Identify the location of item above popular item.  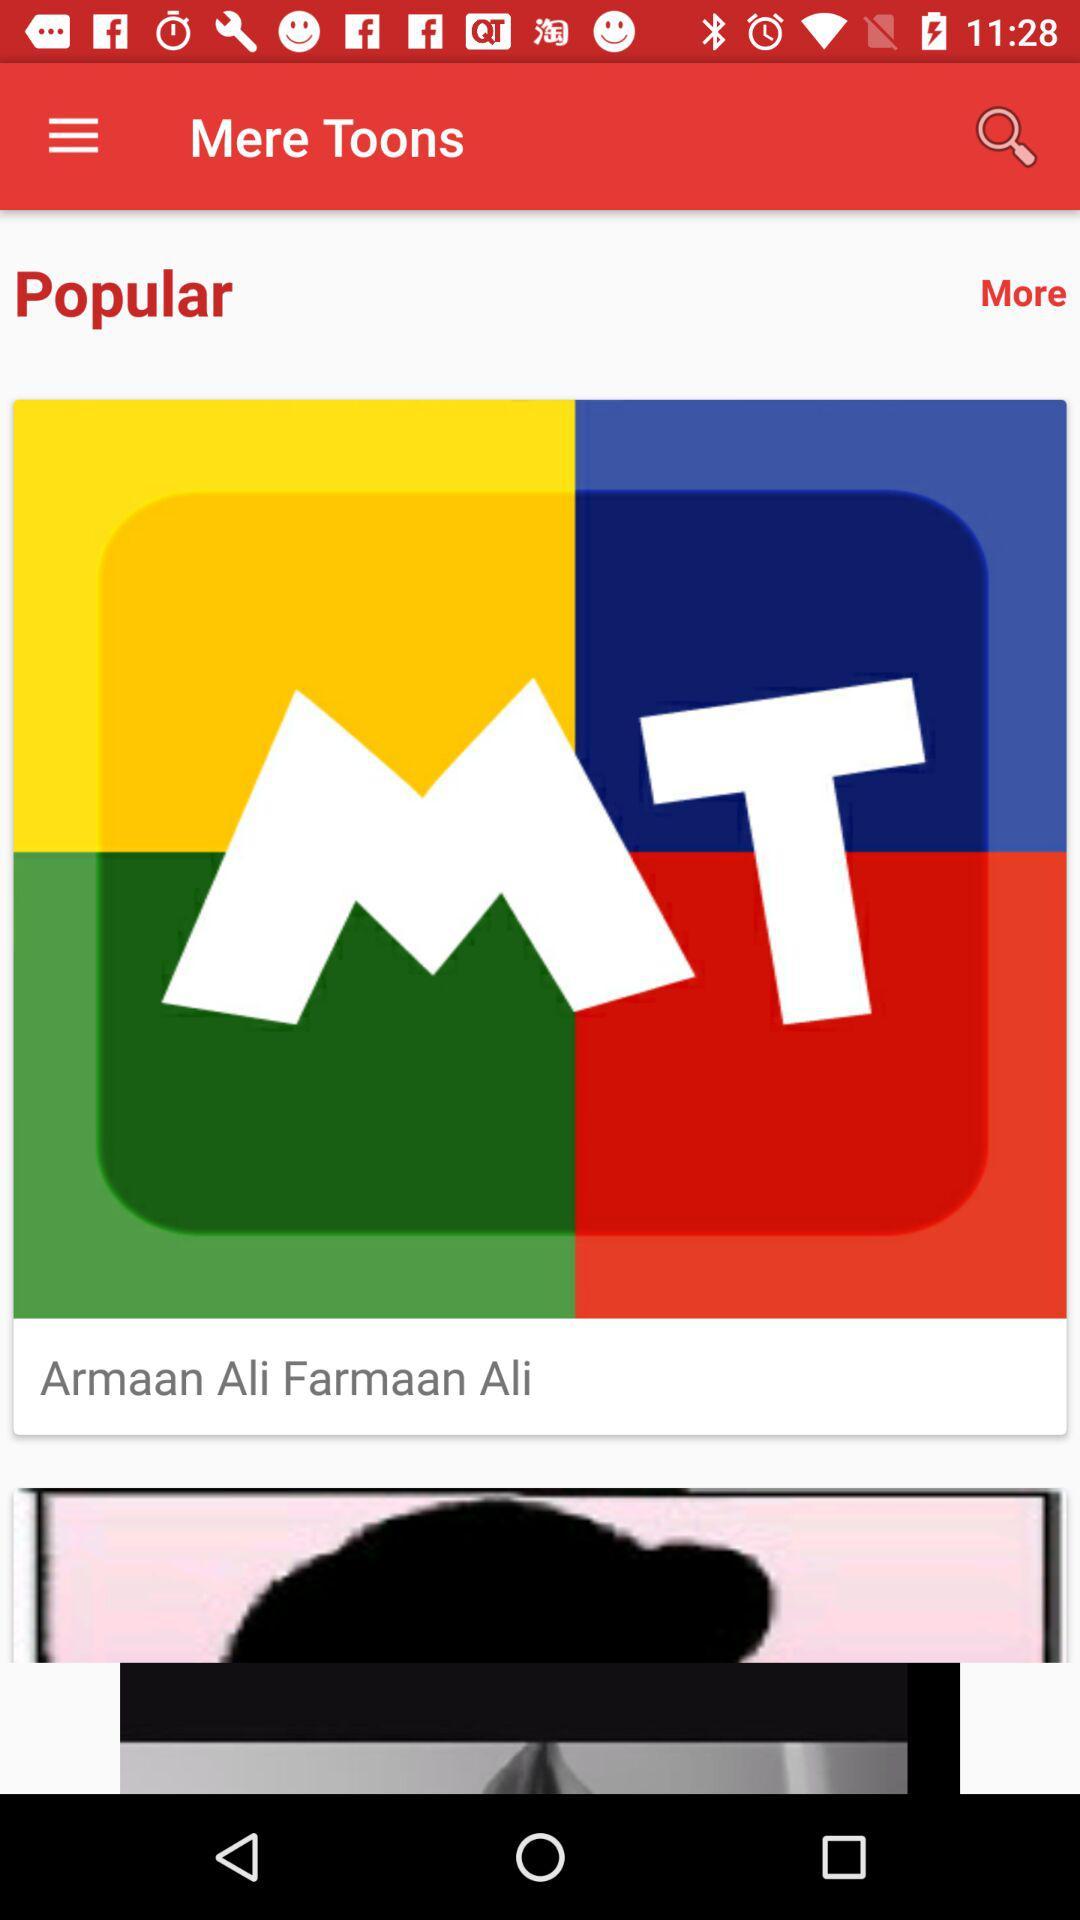
(72, 135).